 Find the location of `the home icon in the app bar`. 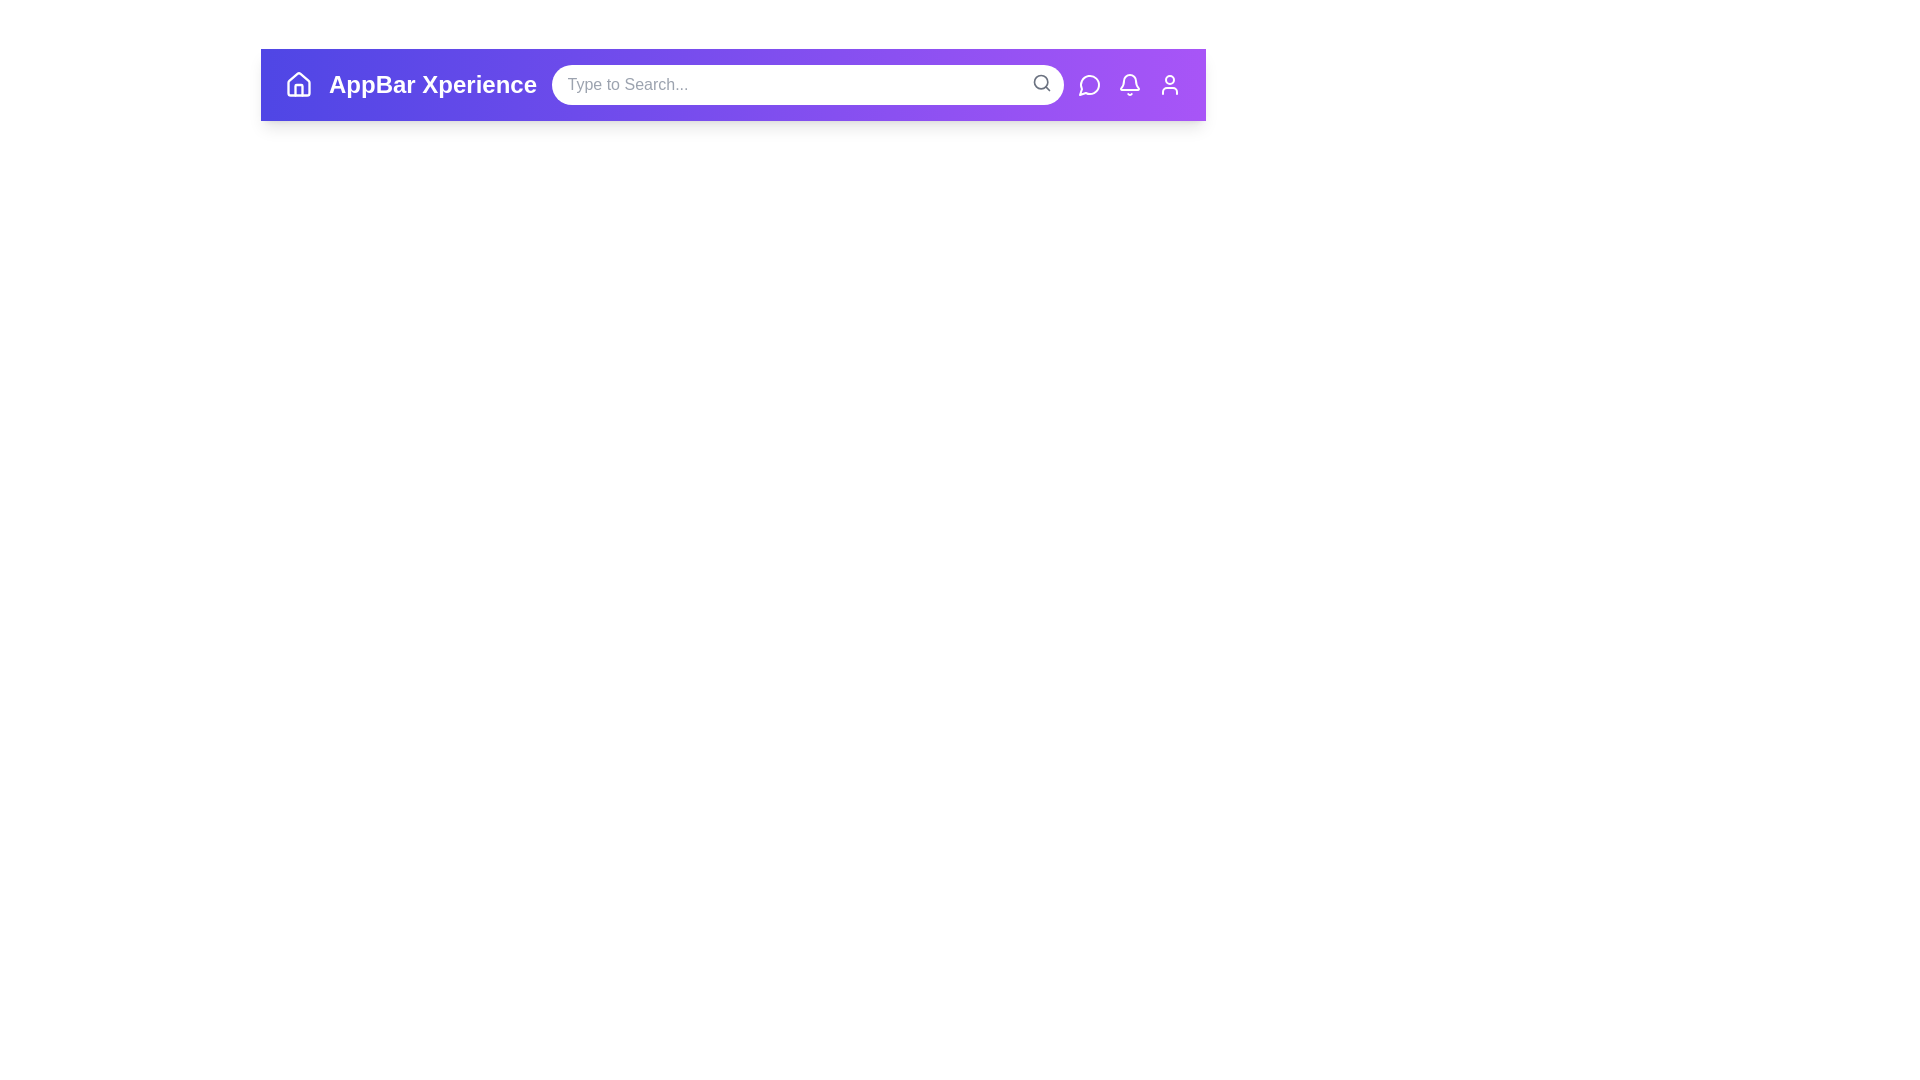

the home icon in the app bar is located at coordinates (297, 83).